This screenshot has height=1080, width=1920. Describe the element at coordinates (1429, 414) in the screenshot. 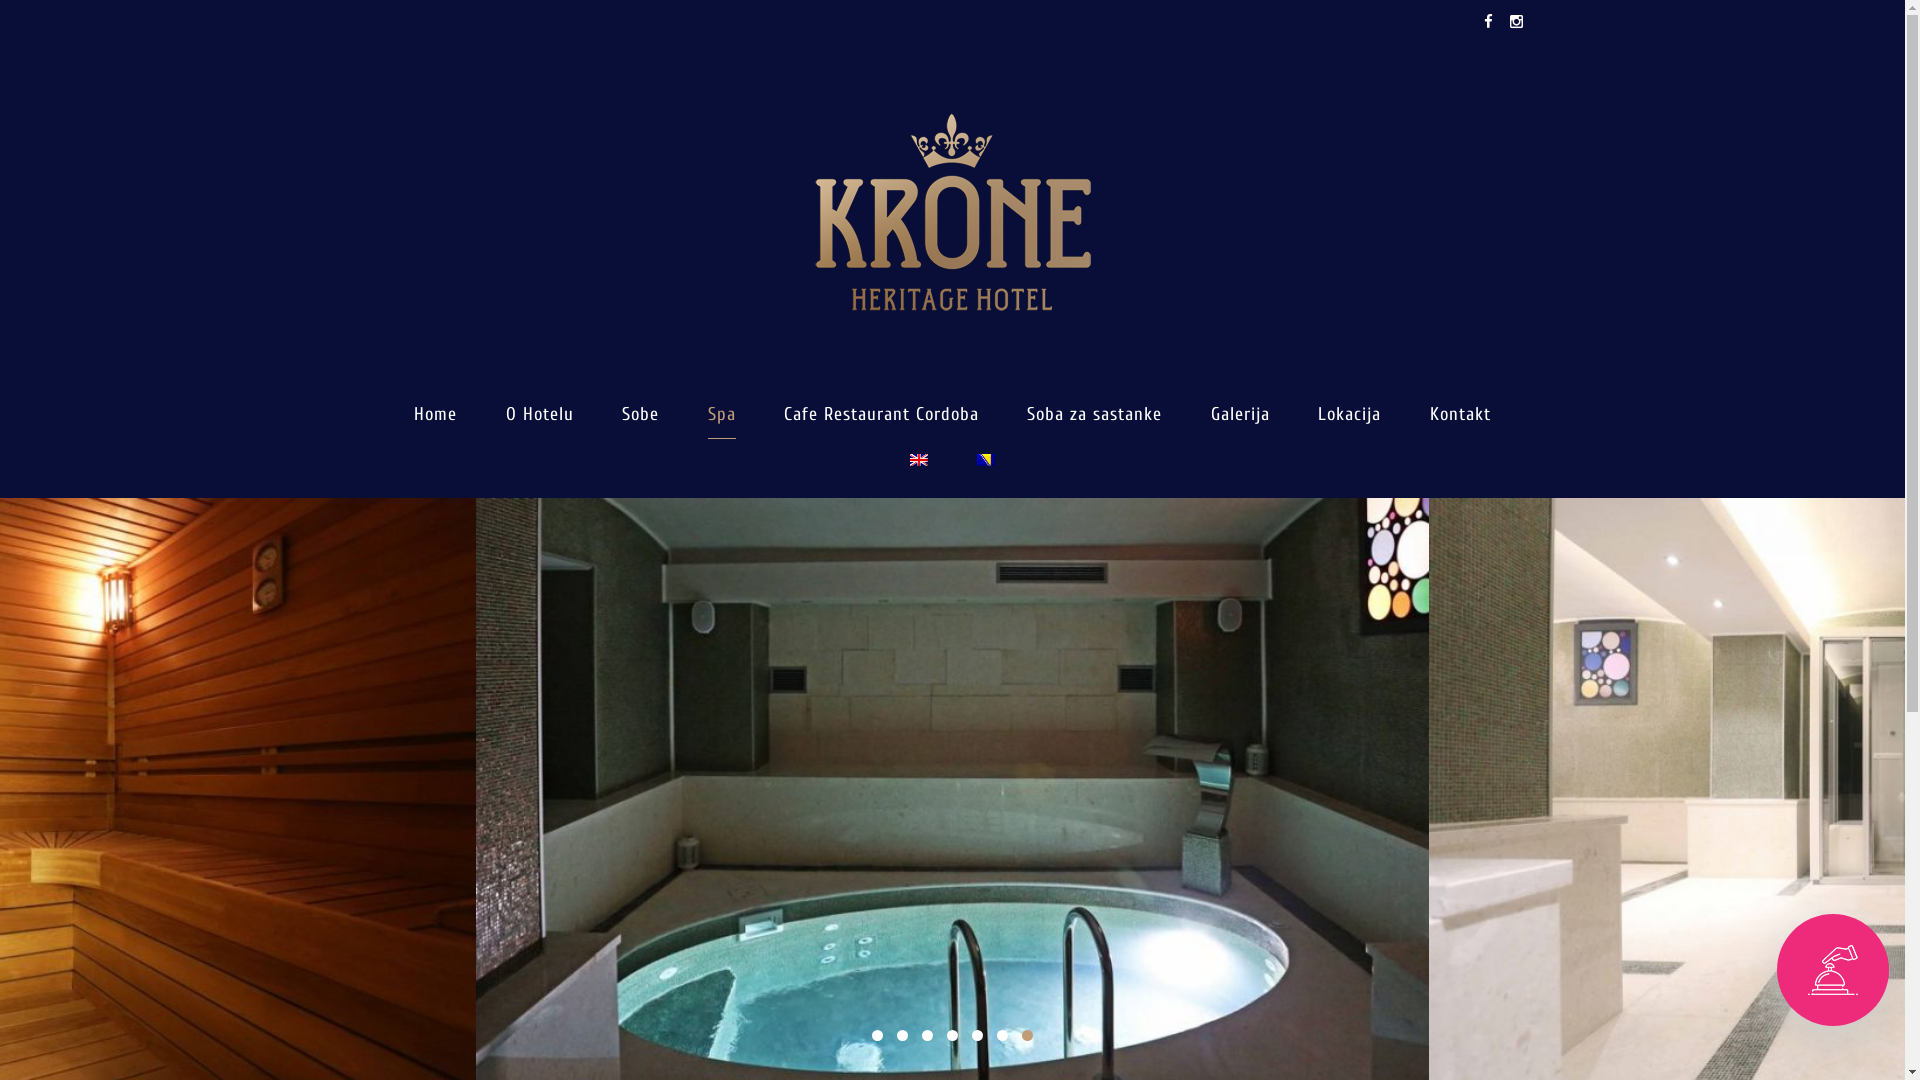

I see `'Kontakt'` at that location.